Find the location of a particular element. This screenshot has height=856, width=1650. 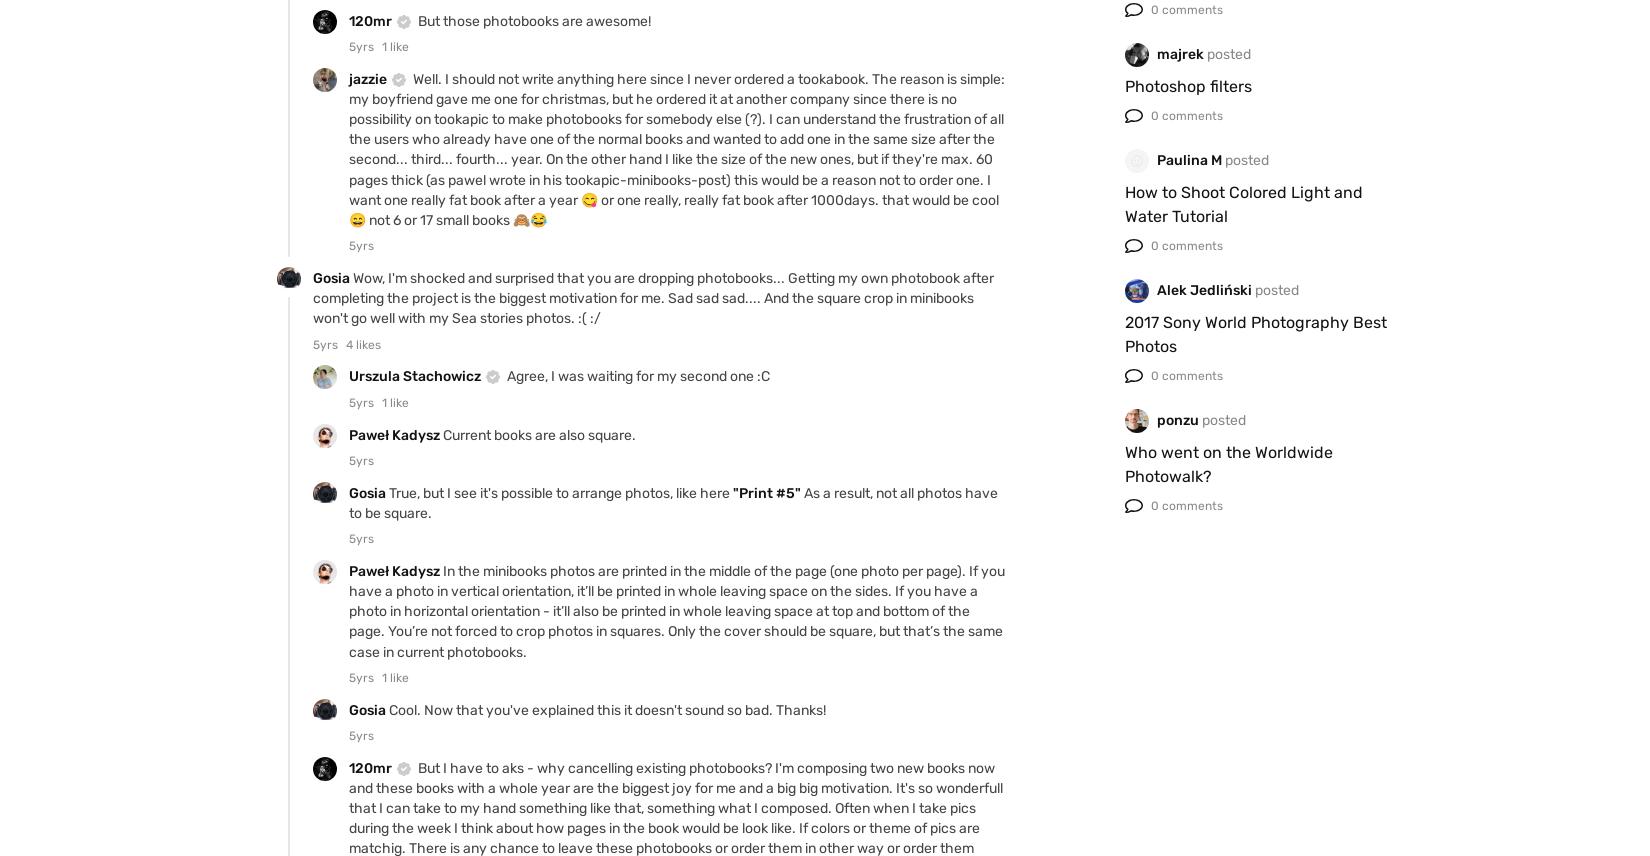

'Photoshop filters' is located at coordinates (1188, 85).